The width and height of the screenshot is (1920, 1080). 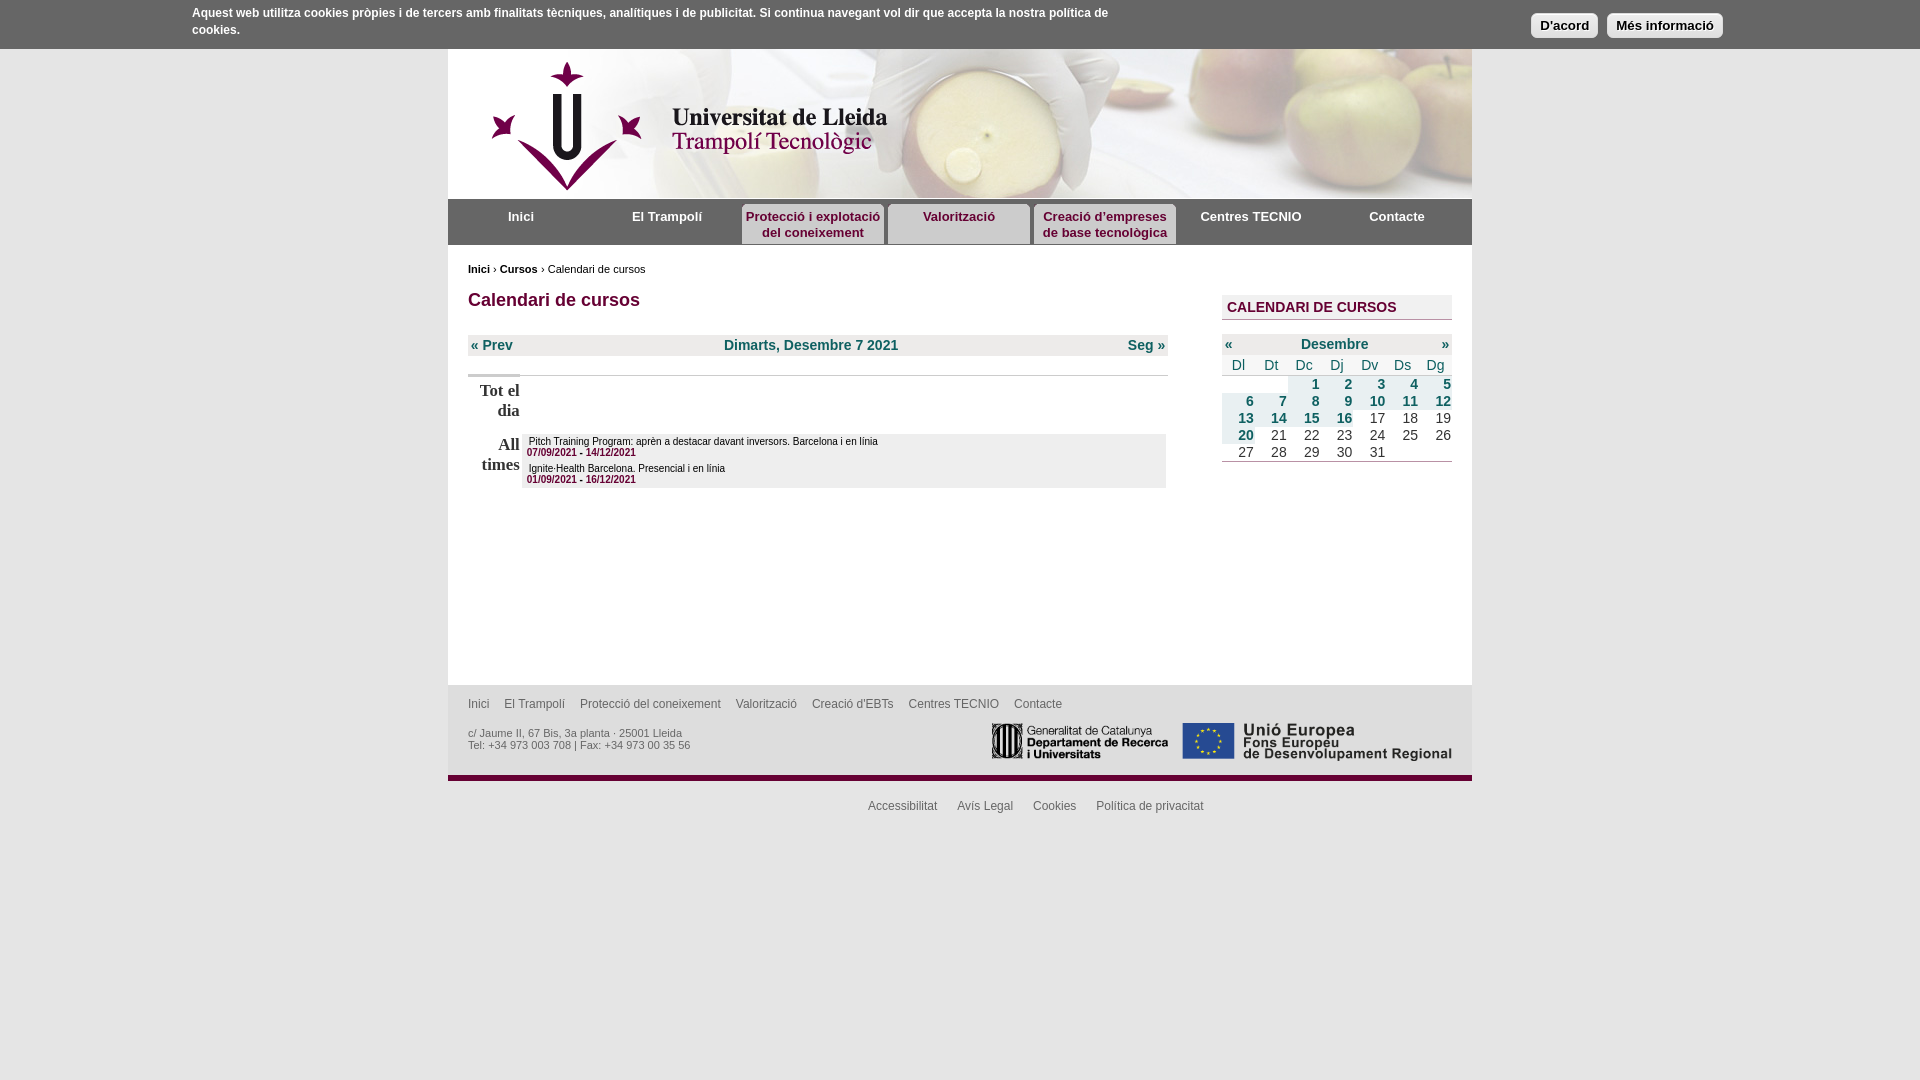 I want to click on 'Cookies', so click(x=1053, y=805).